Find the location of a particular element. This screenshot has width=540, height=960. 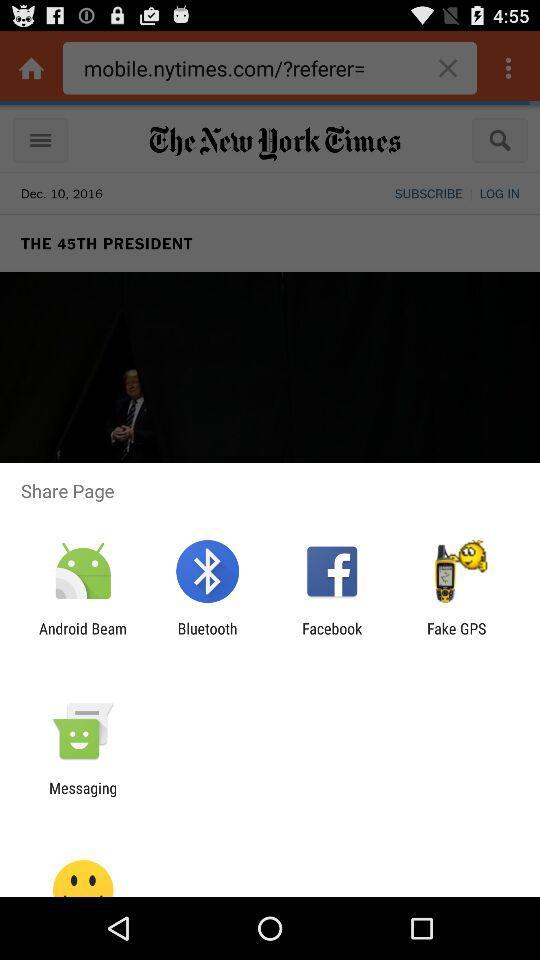

item to the left of the facebook is located at coordinates (206, 636).